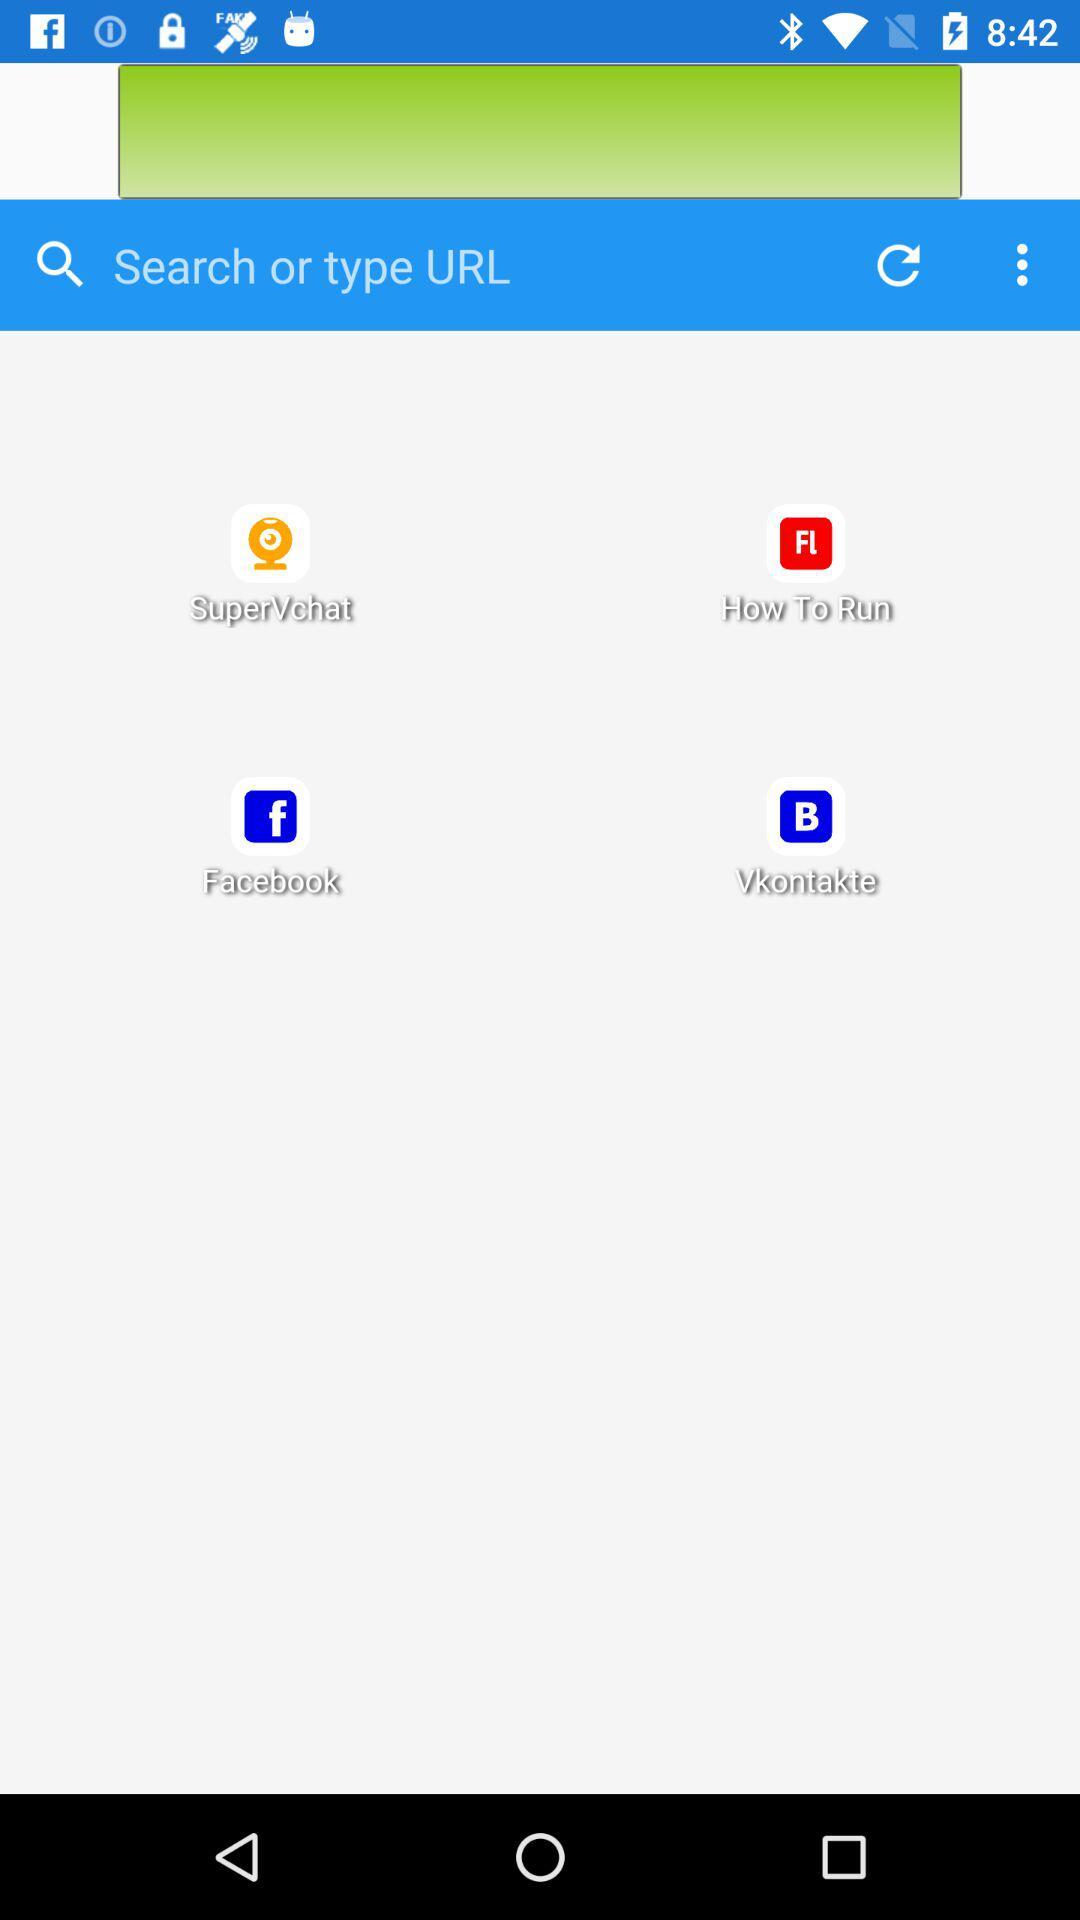 The height and width of the screenshot is (1920, 1080). I want to click on search app, so click(461, 264).